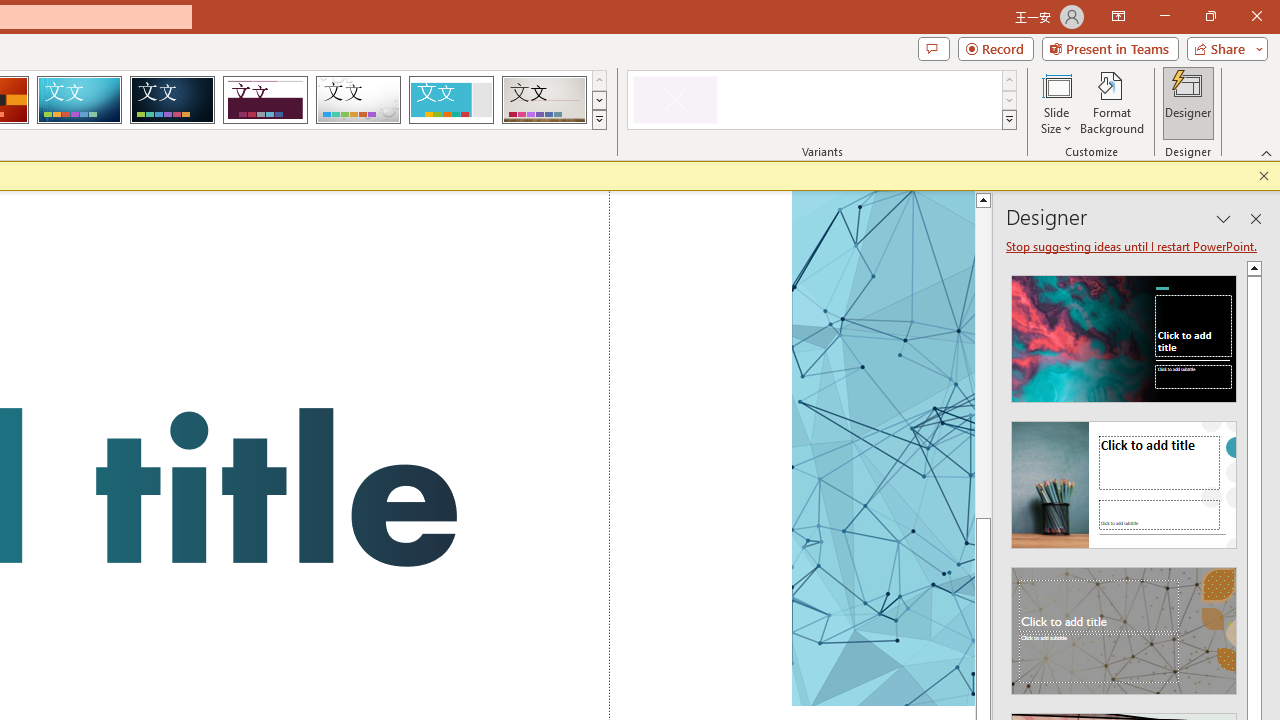 This screenshot has width=1280, height=720. What do you see at coordinates (1263, 175) in the screenshot?
I see `'Close this message'` at bounding box center [1263, 175].